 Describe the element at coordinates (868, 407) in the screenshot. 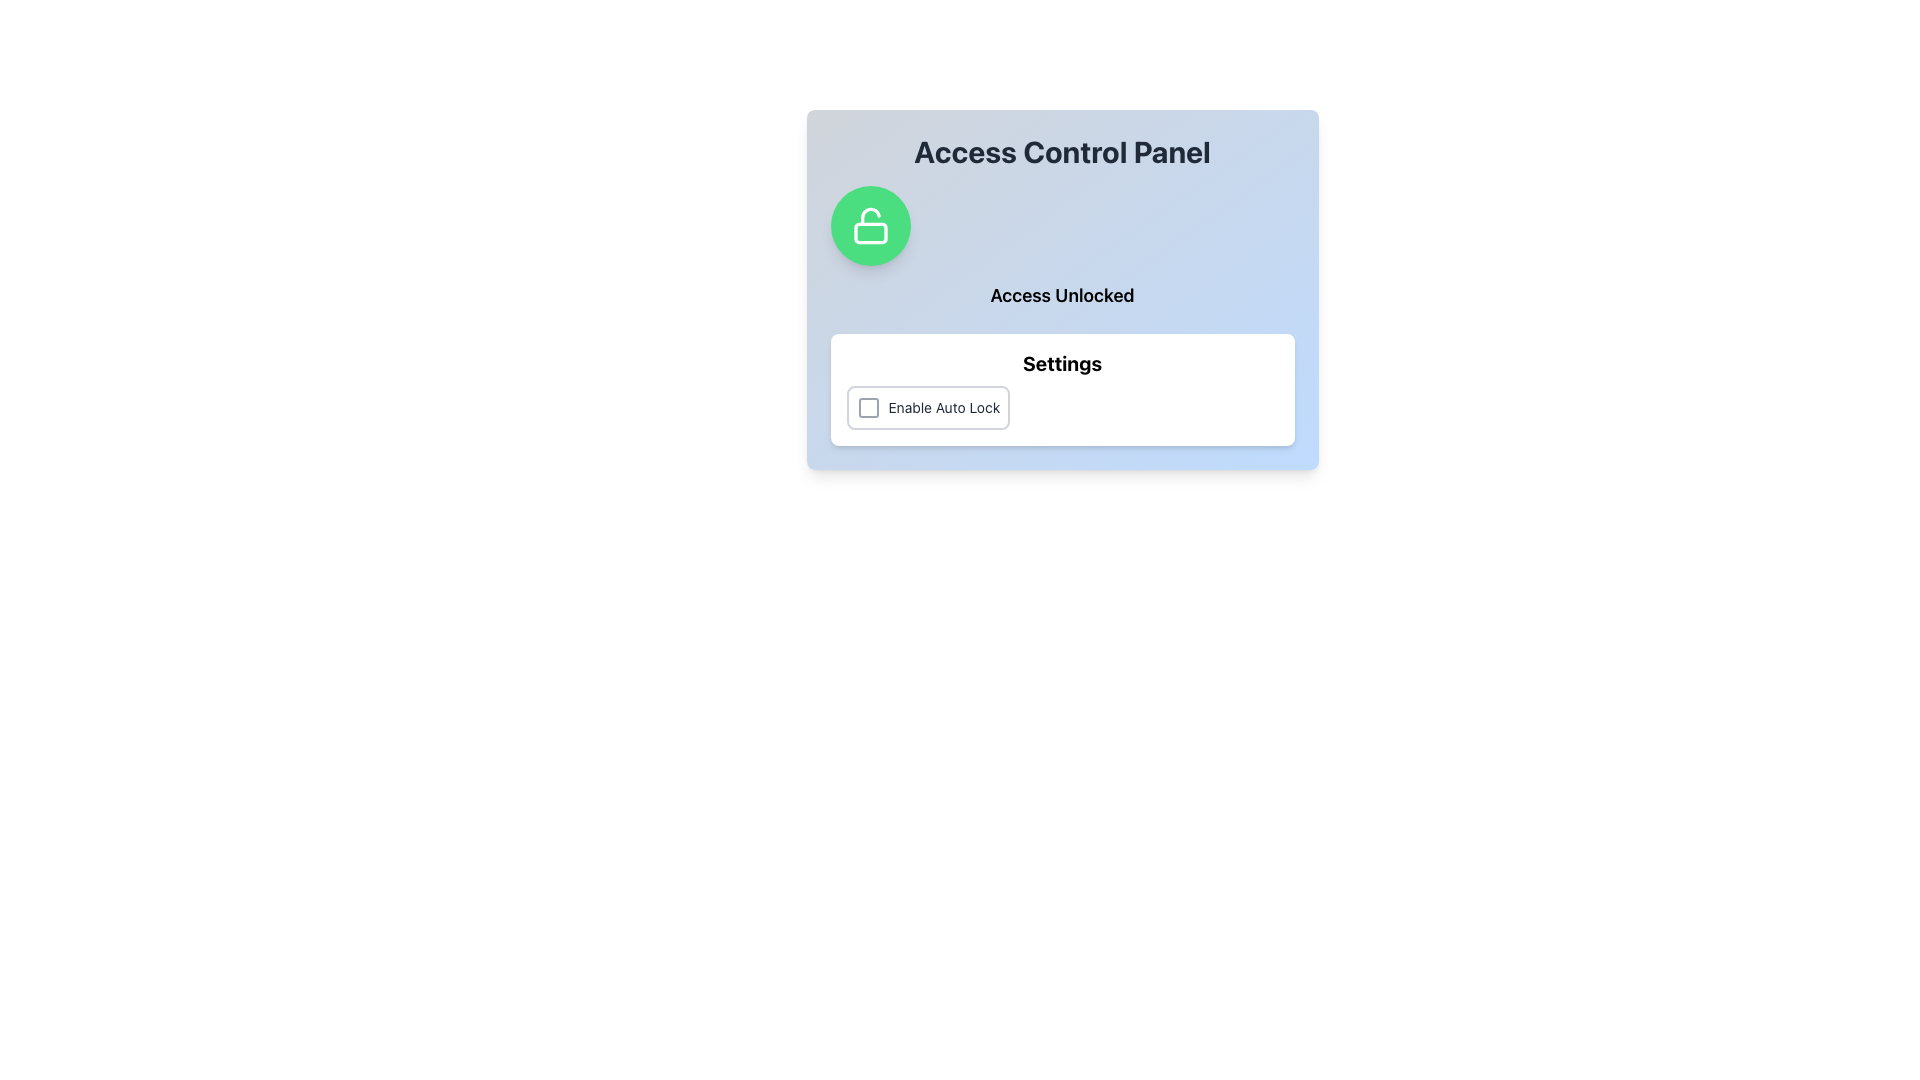

I see `the gray square icon located to the left of the 'Enable Auto Lock' text` at that location.